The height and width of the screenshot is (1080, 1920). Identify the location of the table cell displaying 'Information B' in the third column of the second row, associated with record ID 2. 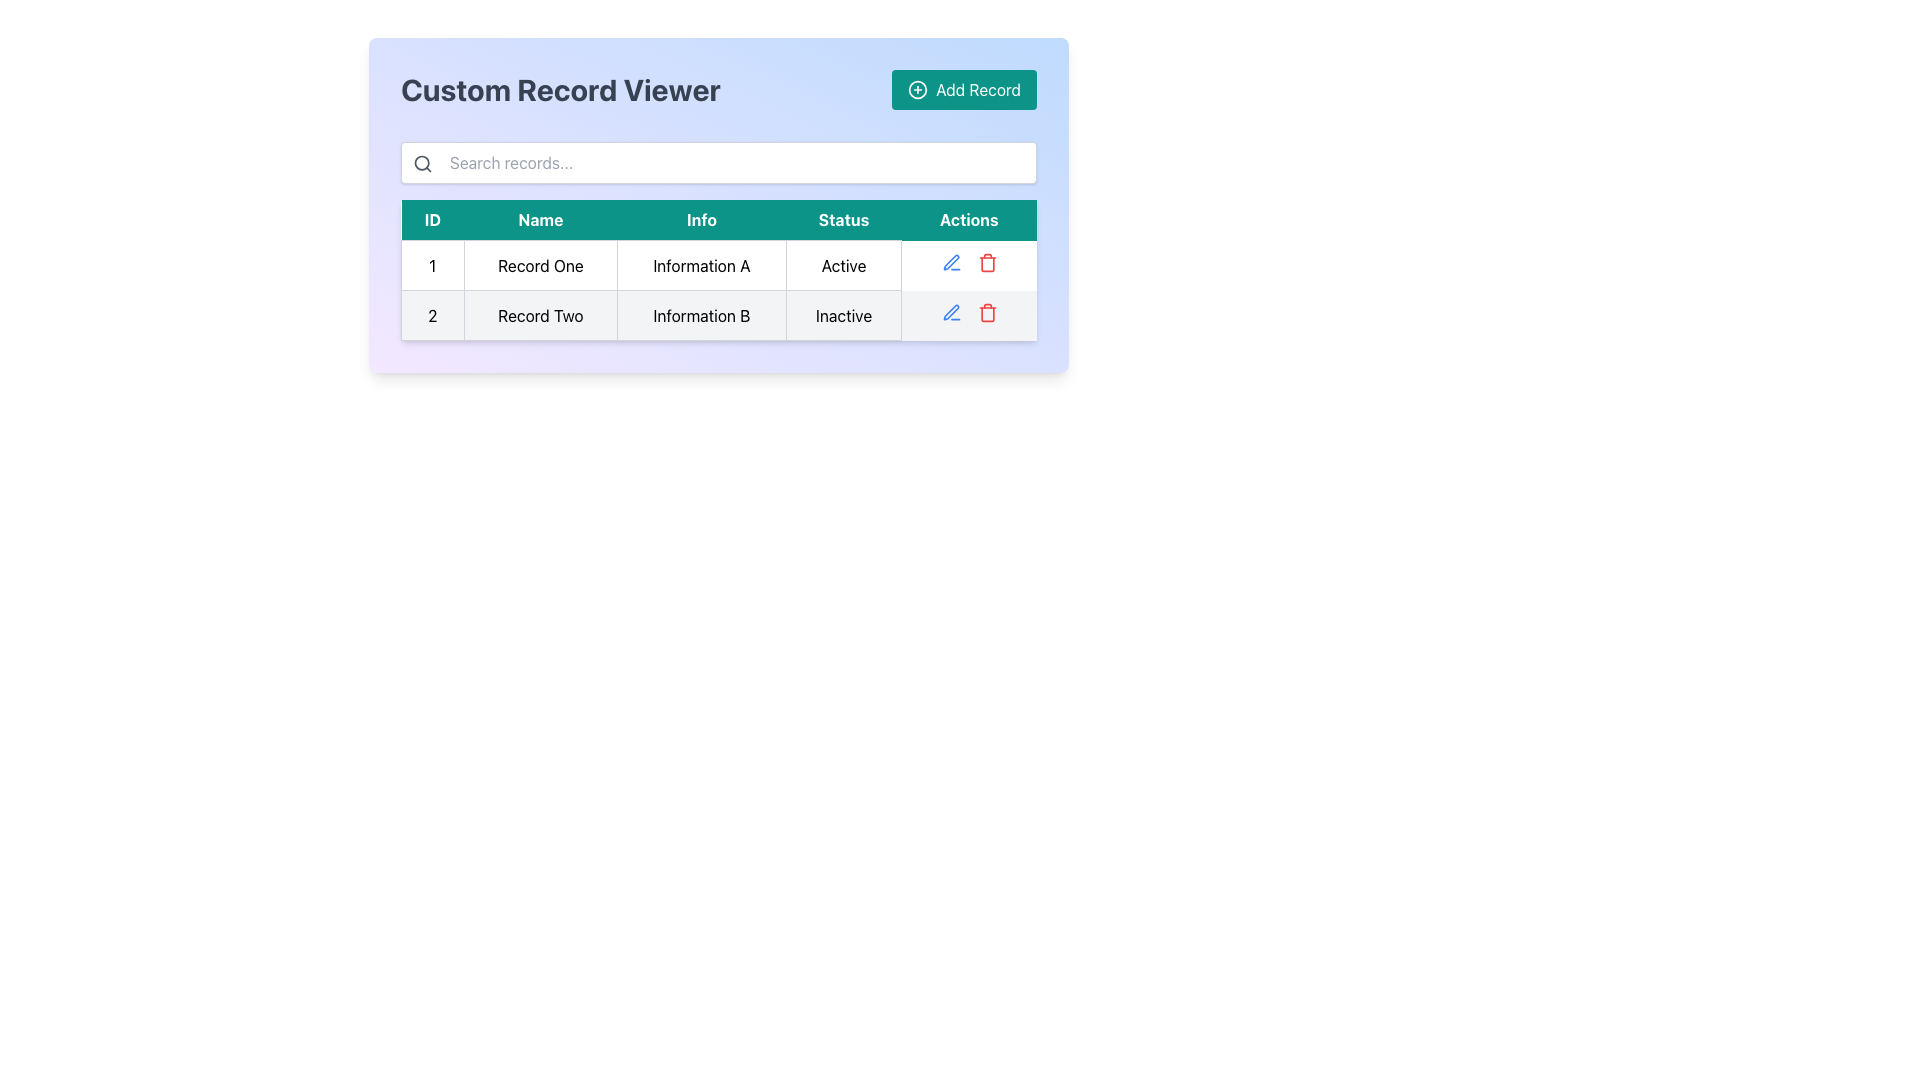
(701, 315).